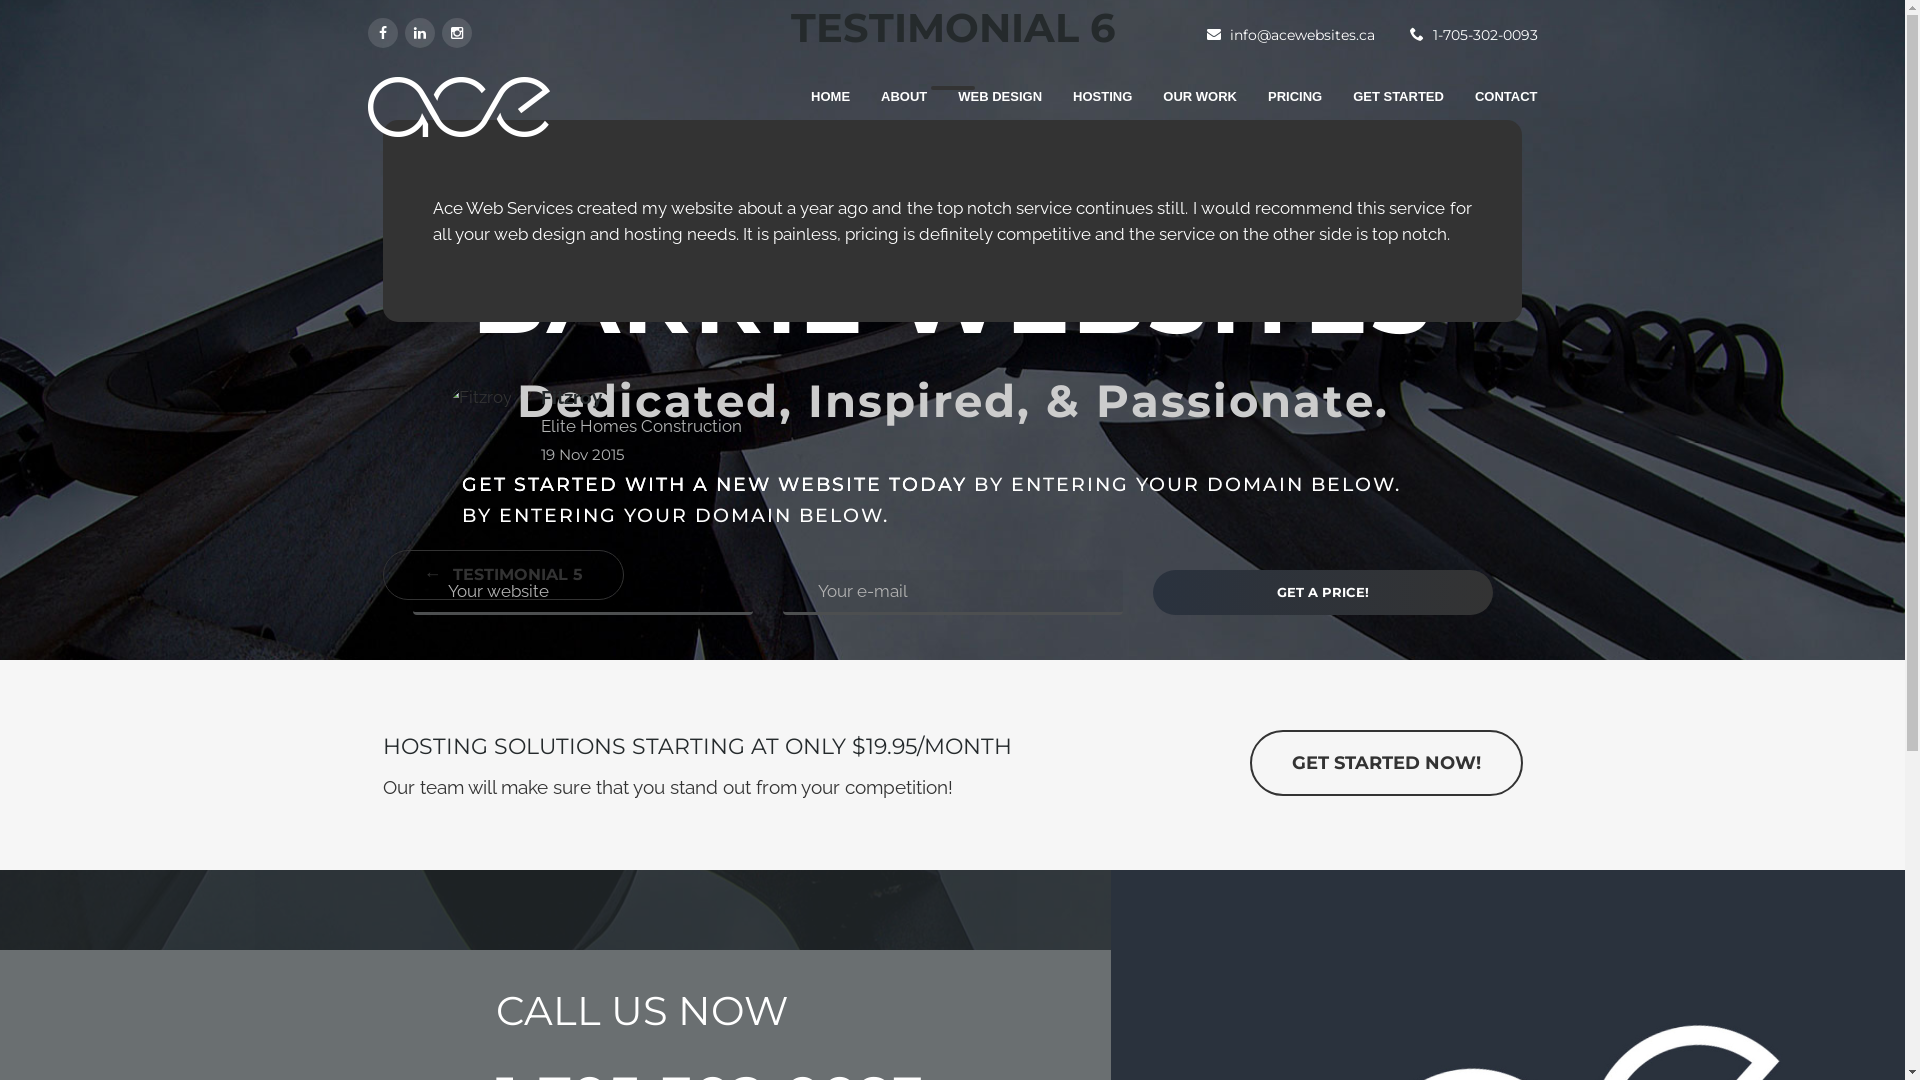  What do you see at coordinates (888, 107) in the screenshot?
I see `'ABOUT'` at bounding box center [888, 107].